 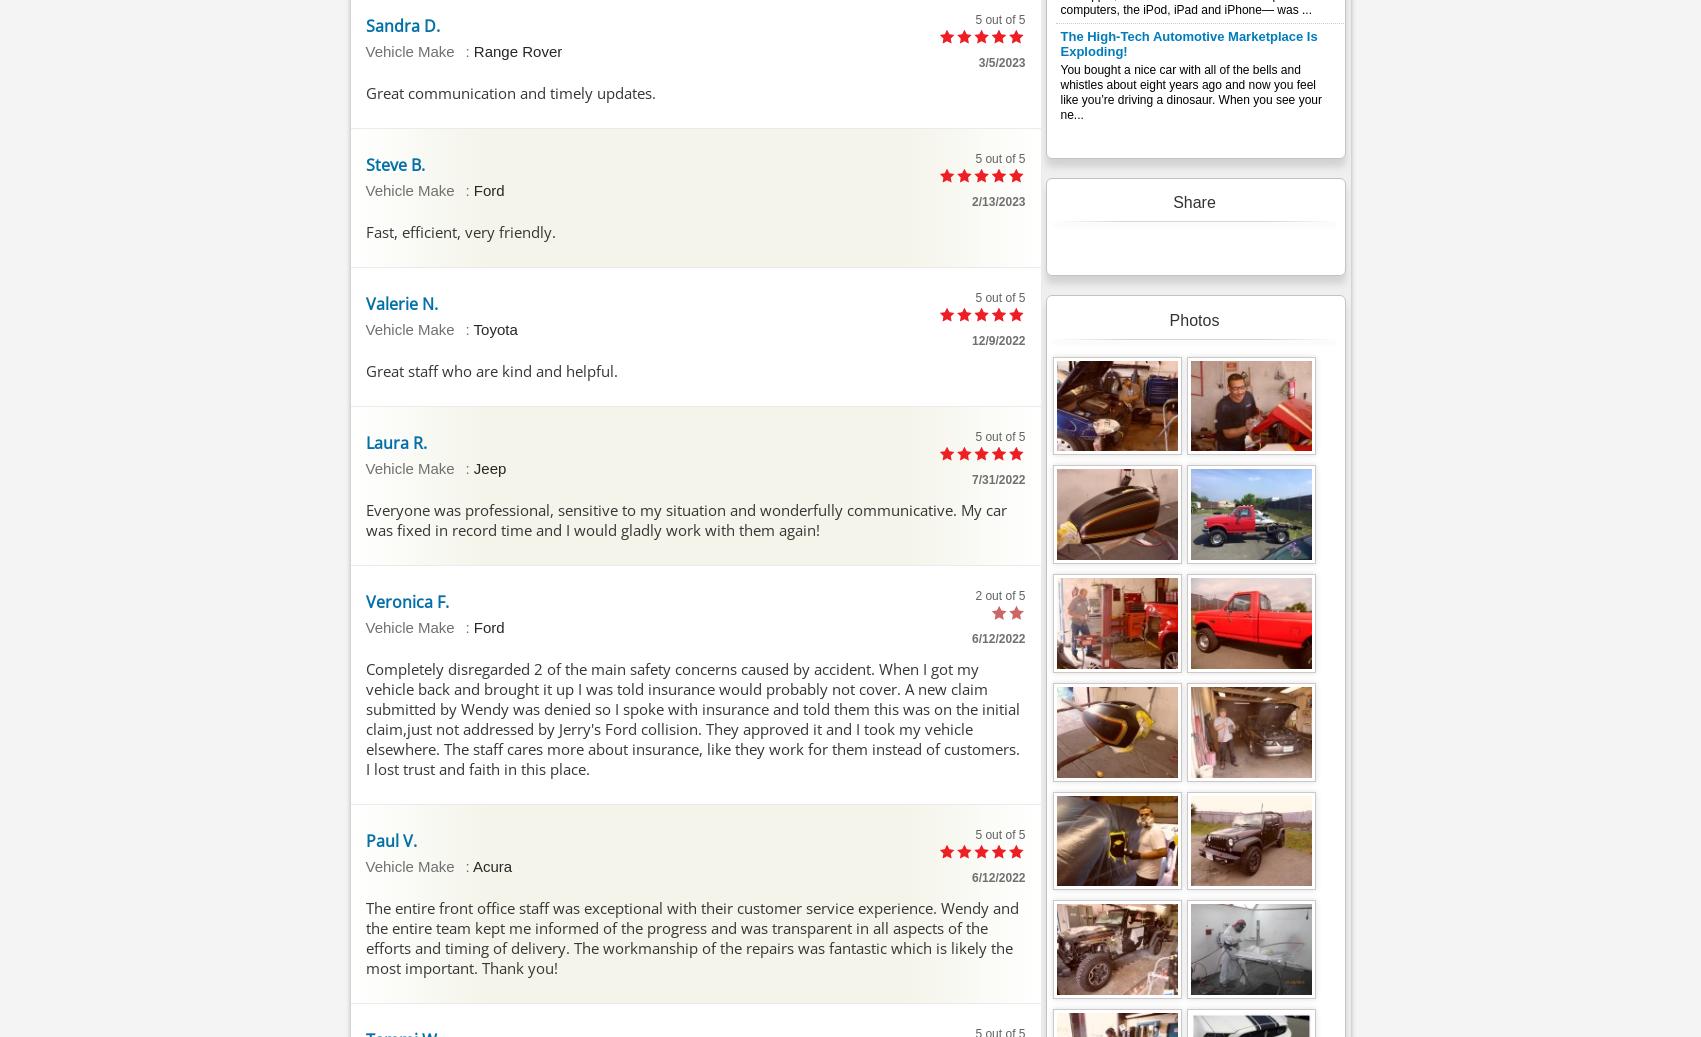 I want to click on 'Paul V.', so click(x=389, y=839).